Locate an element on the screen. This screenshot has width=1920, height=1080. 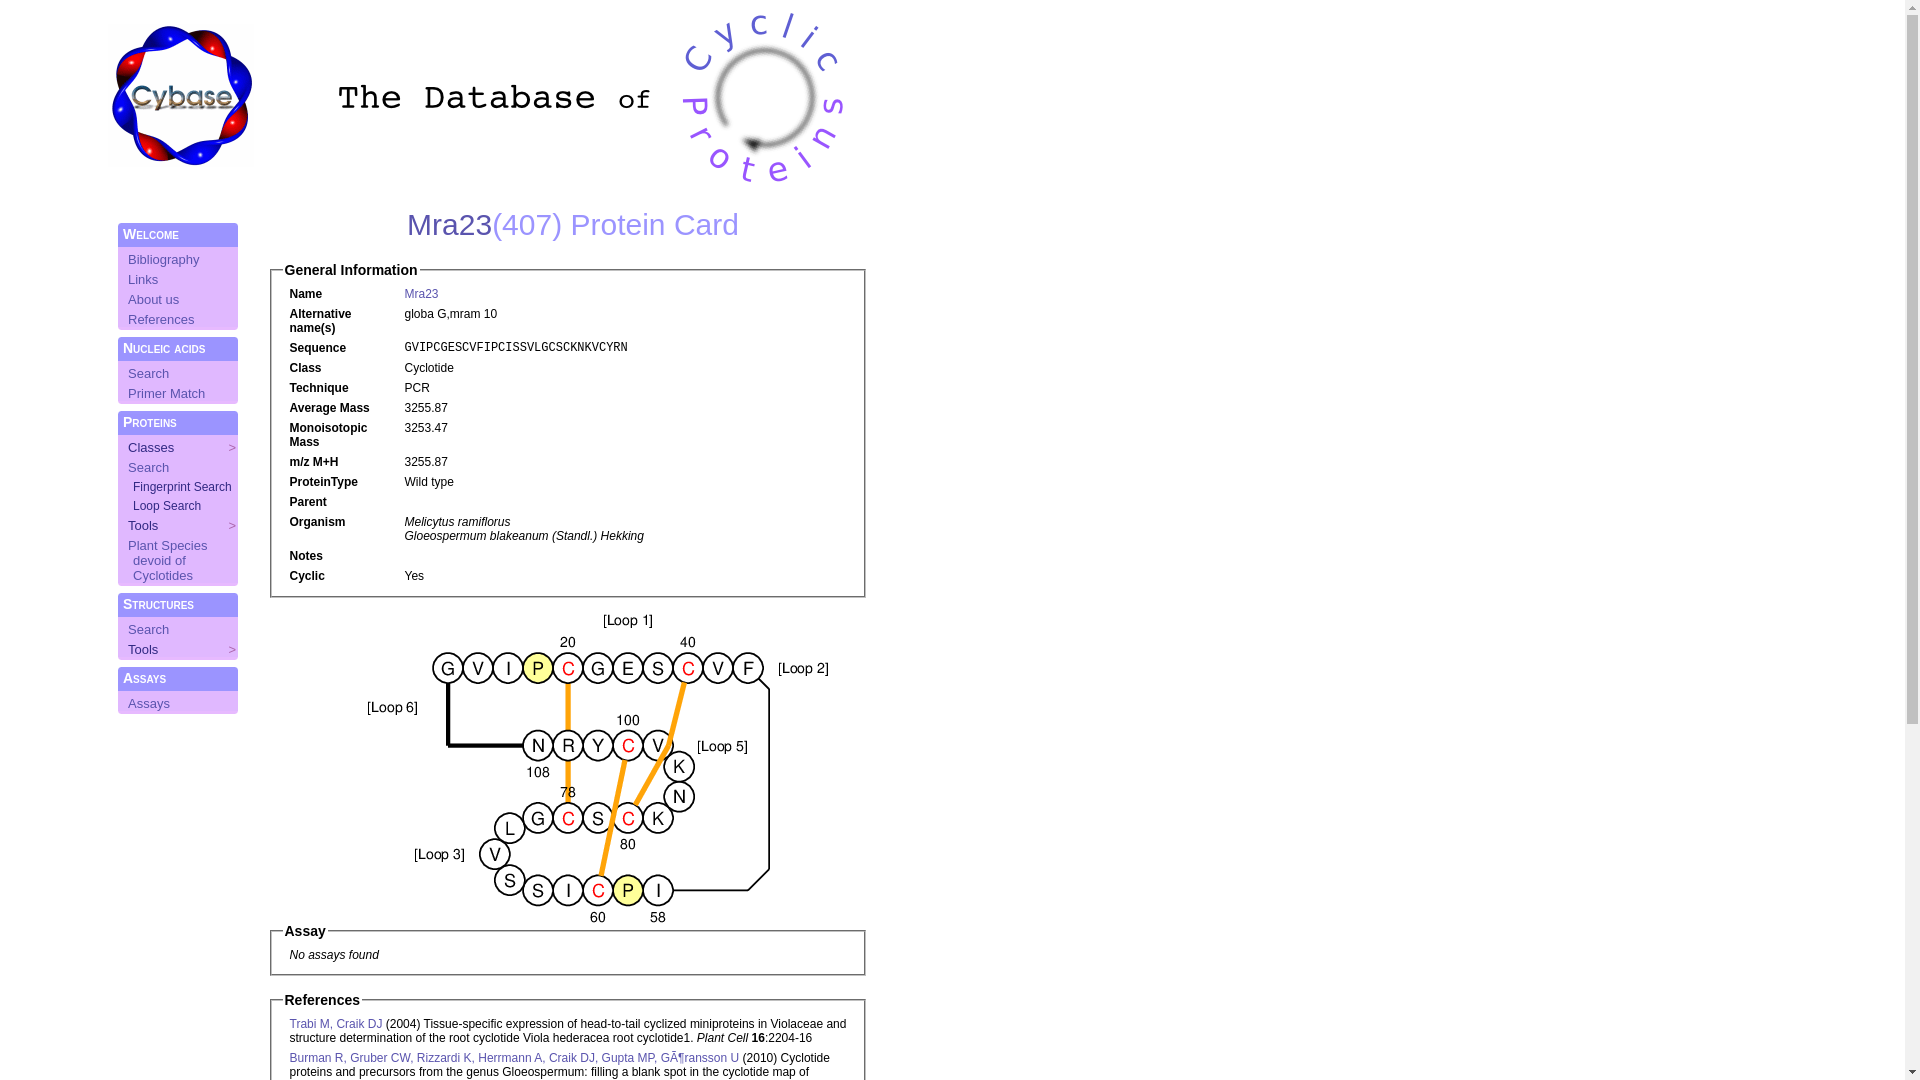
'Fingerprint Search' is located at coordinates (132, 486).